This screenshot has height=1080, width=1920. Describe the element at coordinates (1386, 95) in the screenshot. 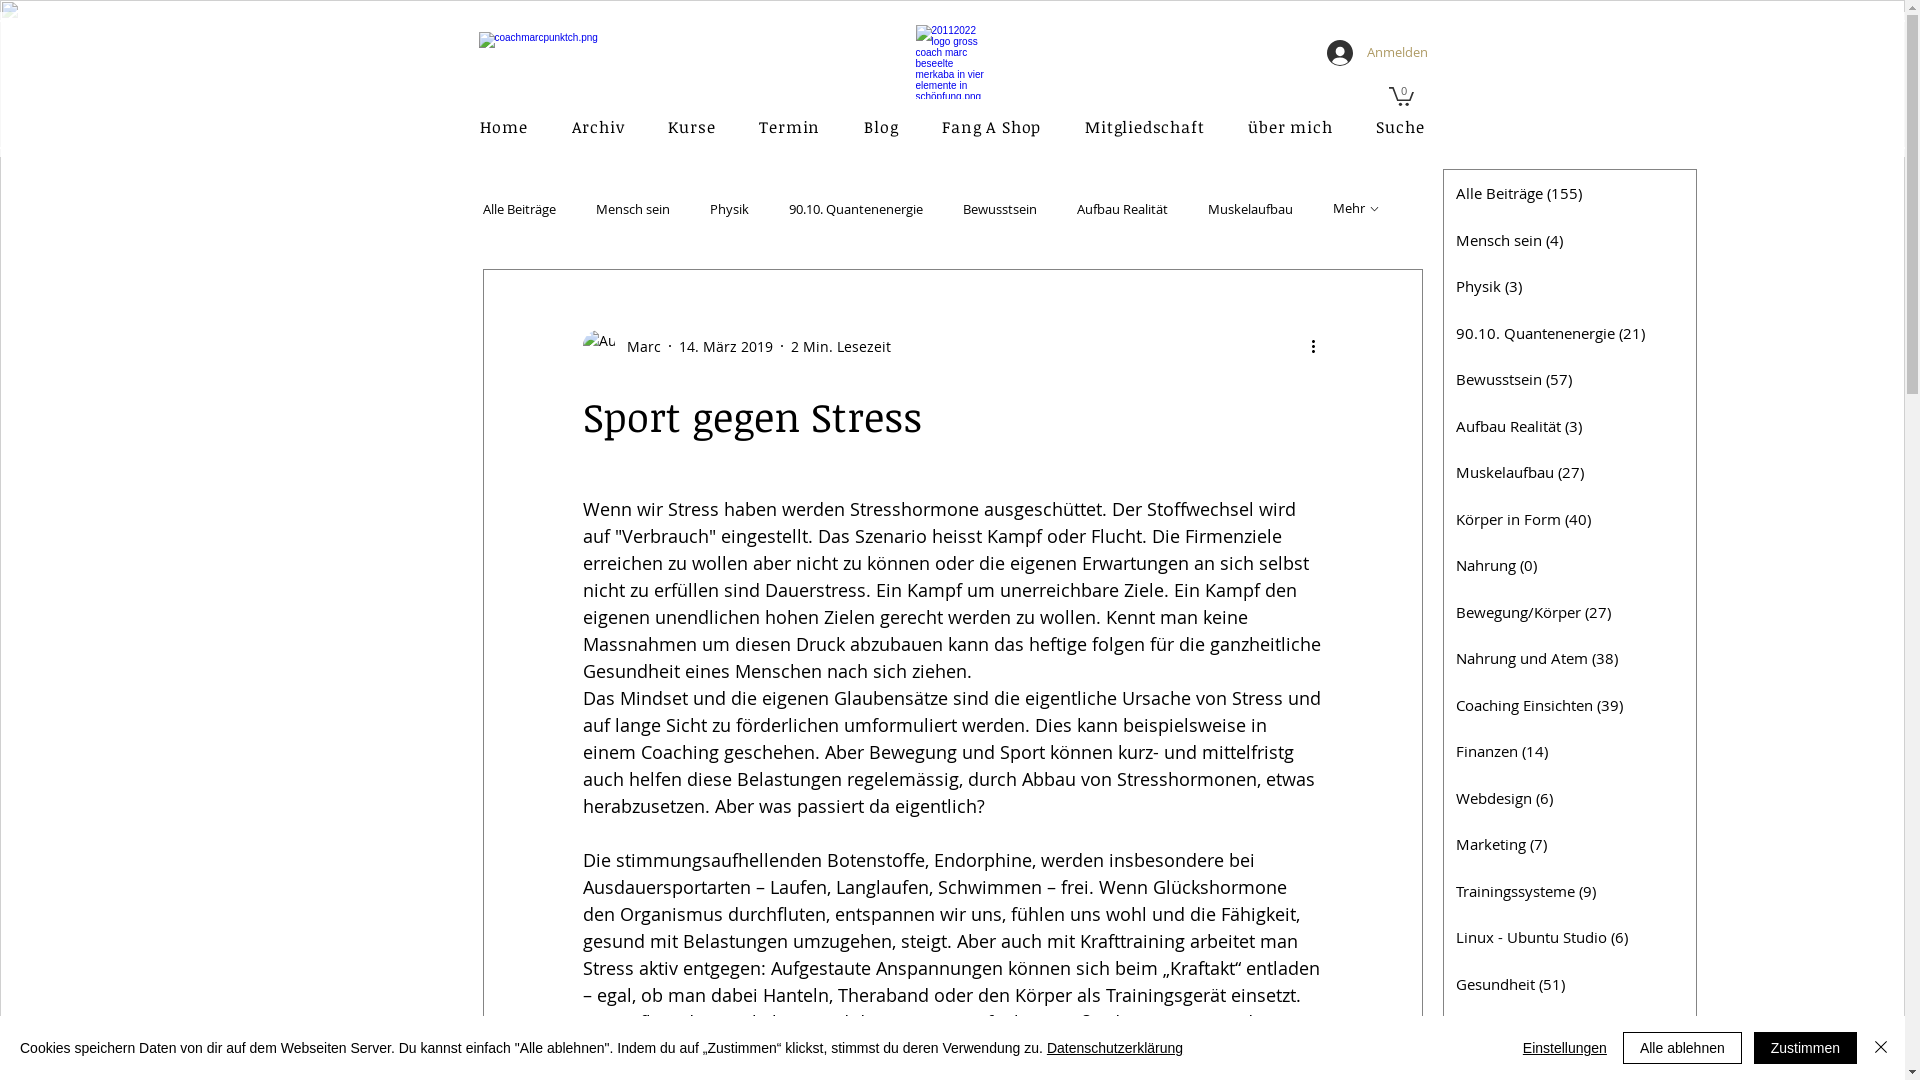

I see `'0'` at that location.